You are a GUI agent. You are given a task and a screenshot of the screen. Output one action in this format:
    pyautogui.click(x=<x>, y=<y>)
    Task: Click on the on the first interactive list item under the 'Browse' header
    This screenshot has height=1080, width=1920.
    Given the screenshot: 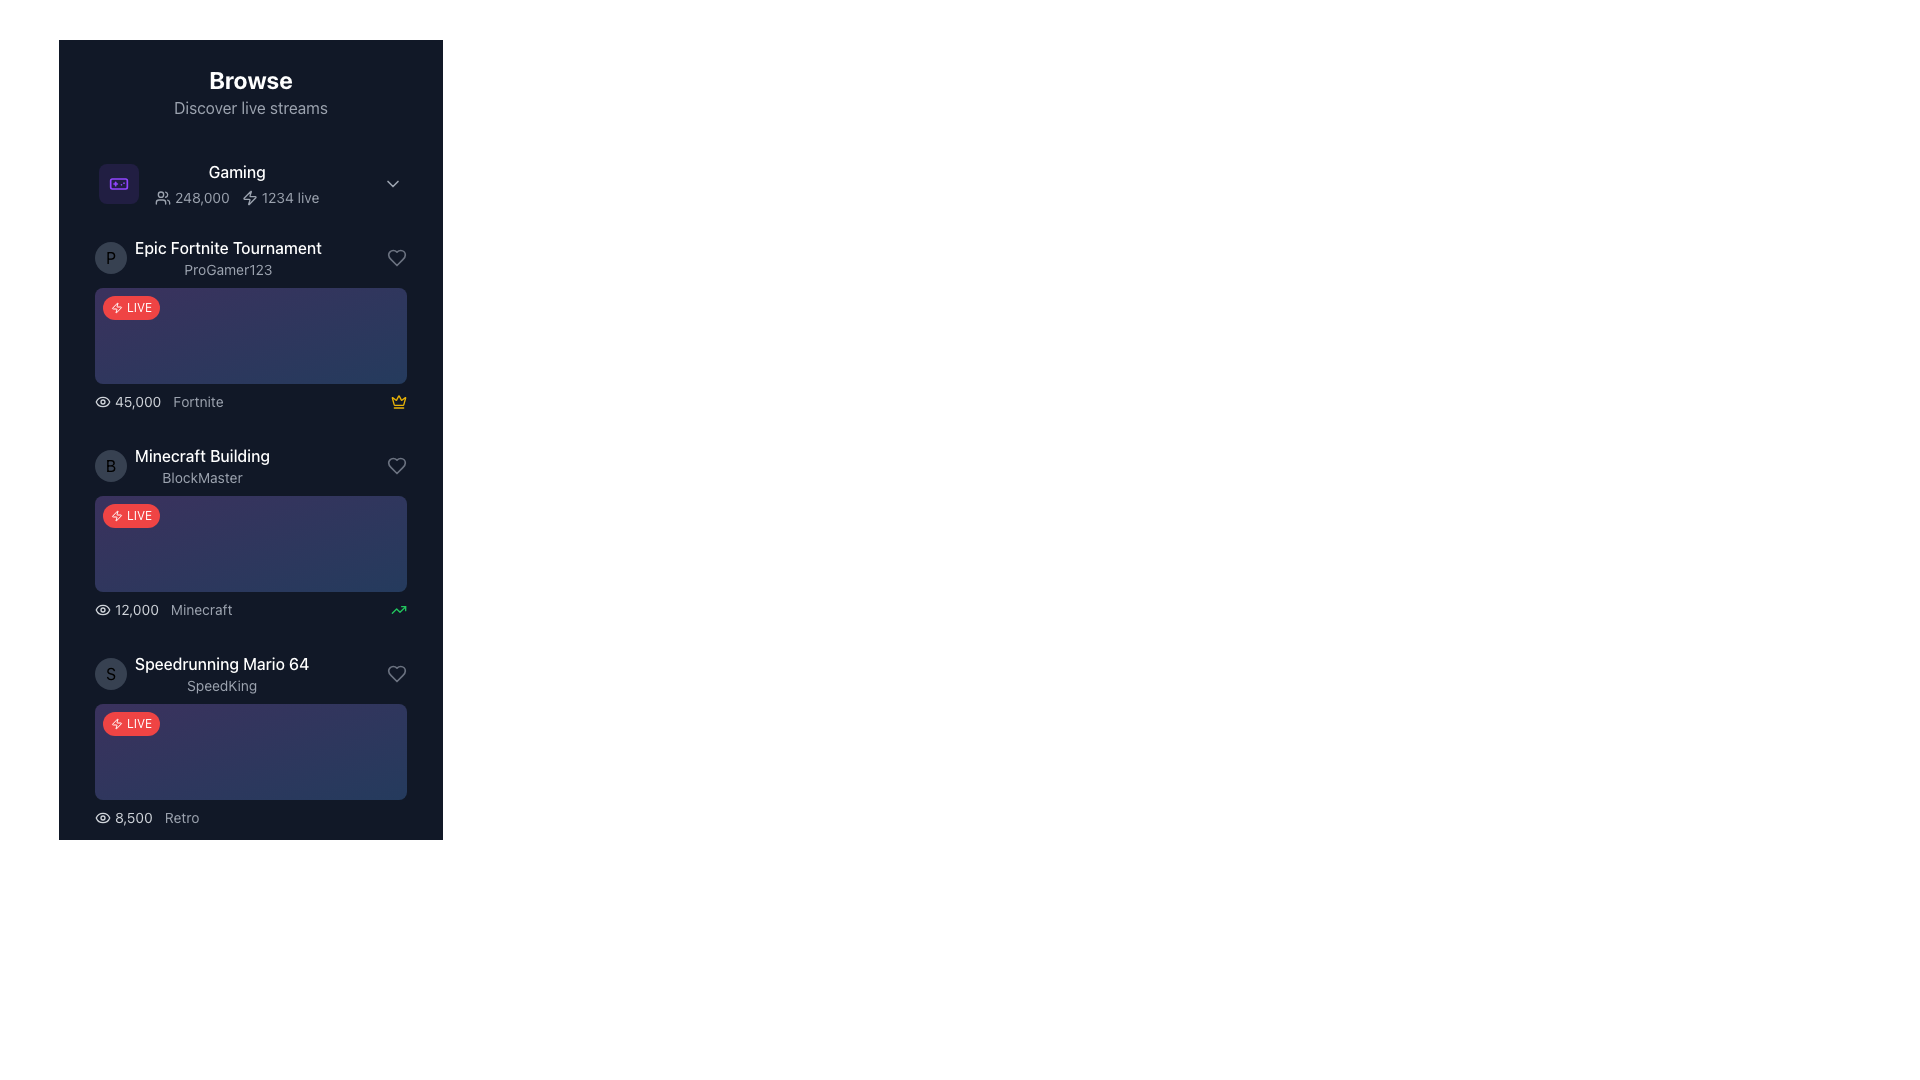 What is the action you would take?
    pyautogui.click(x=249, y=184)
    